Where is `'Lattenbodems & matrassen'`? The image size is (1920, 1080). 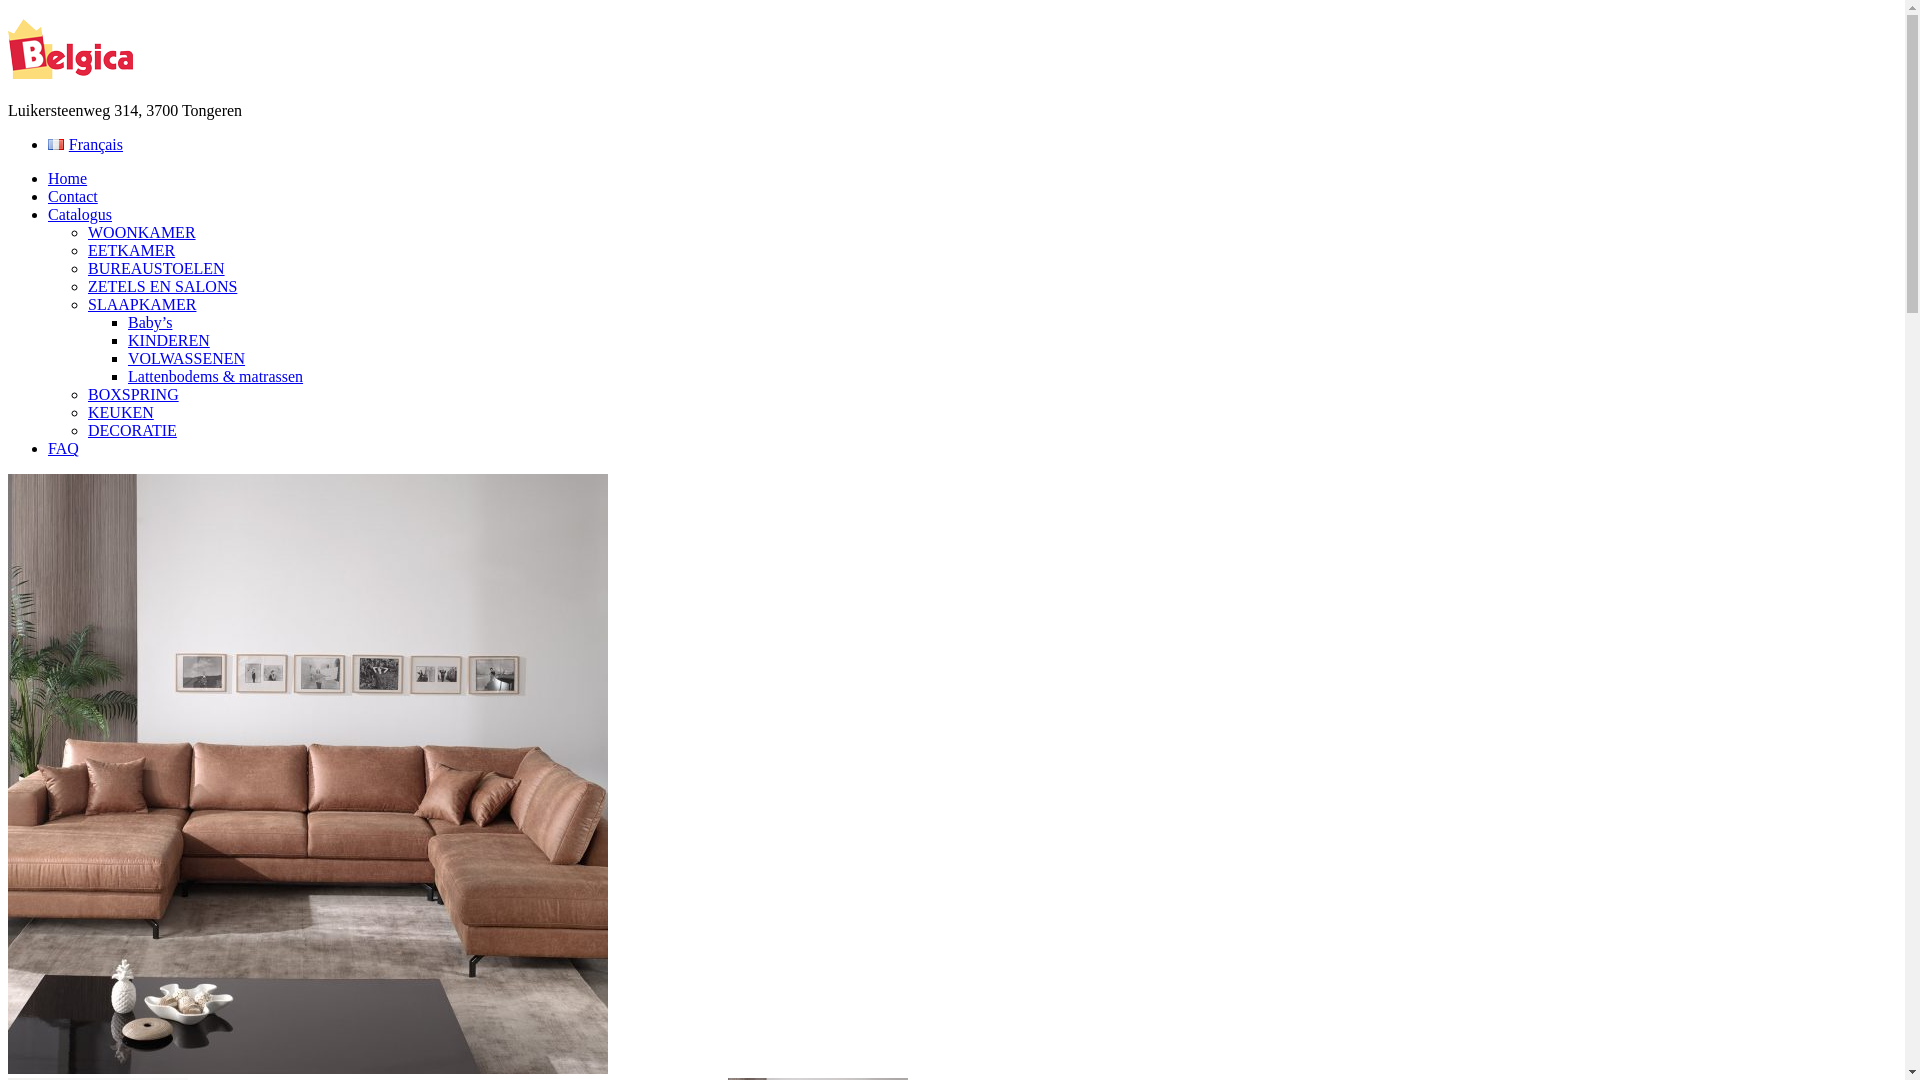
'Lattenbodems & matrassen' is located at coordinates (215, 376).